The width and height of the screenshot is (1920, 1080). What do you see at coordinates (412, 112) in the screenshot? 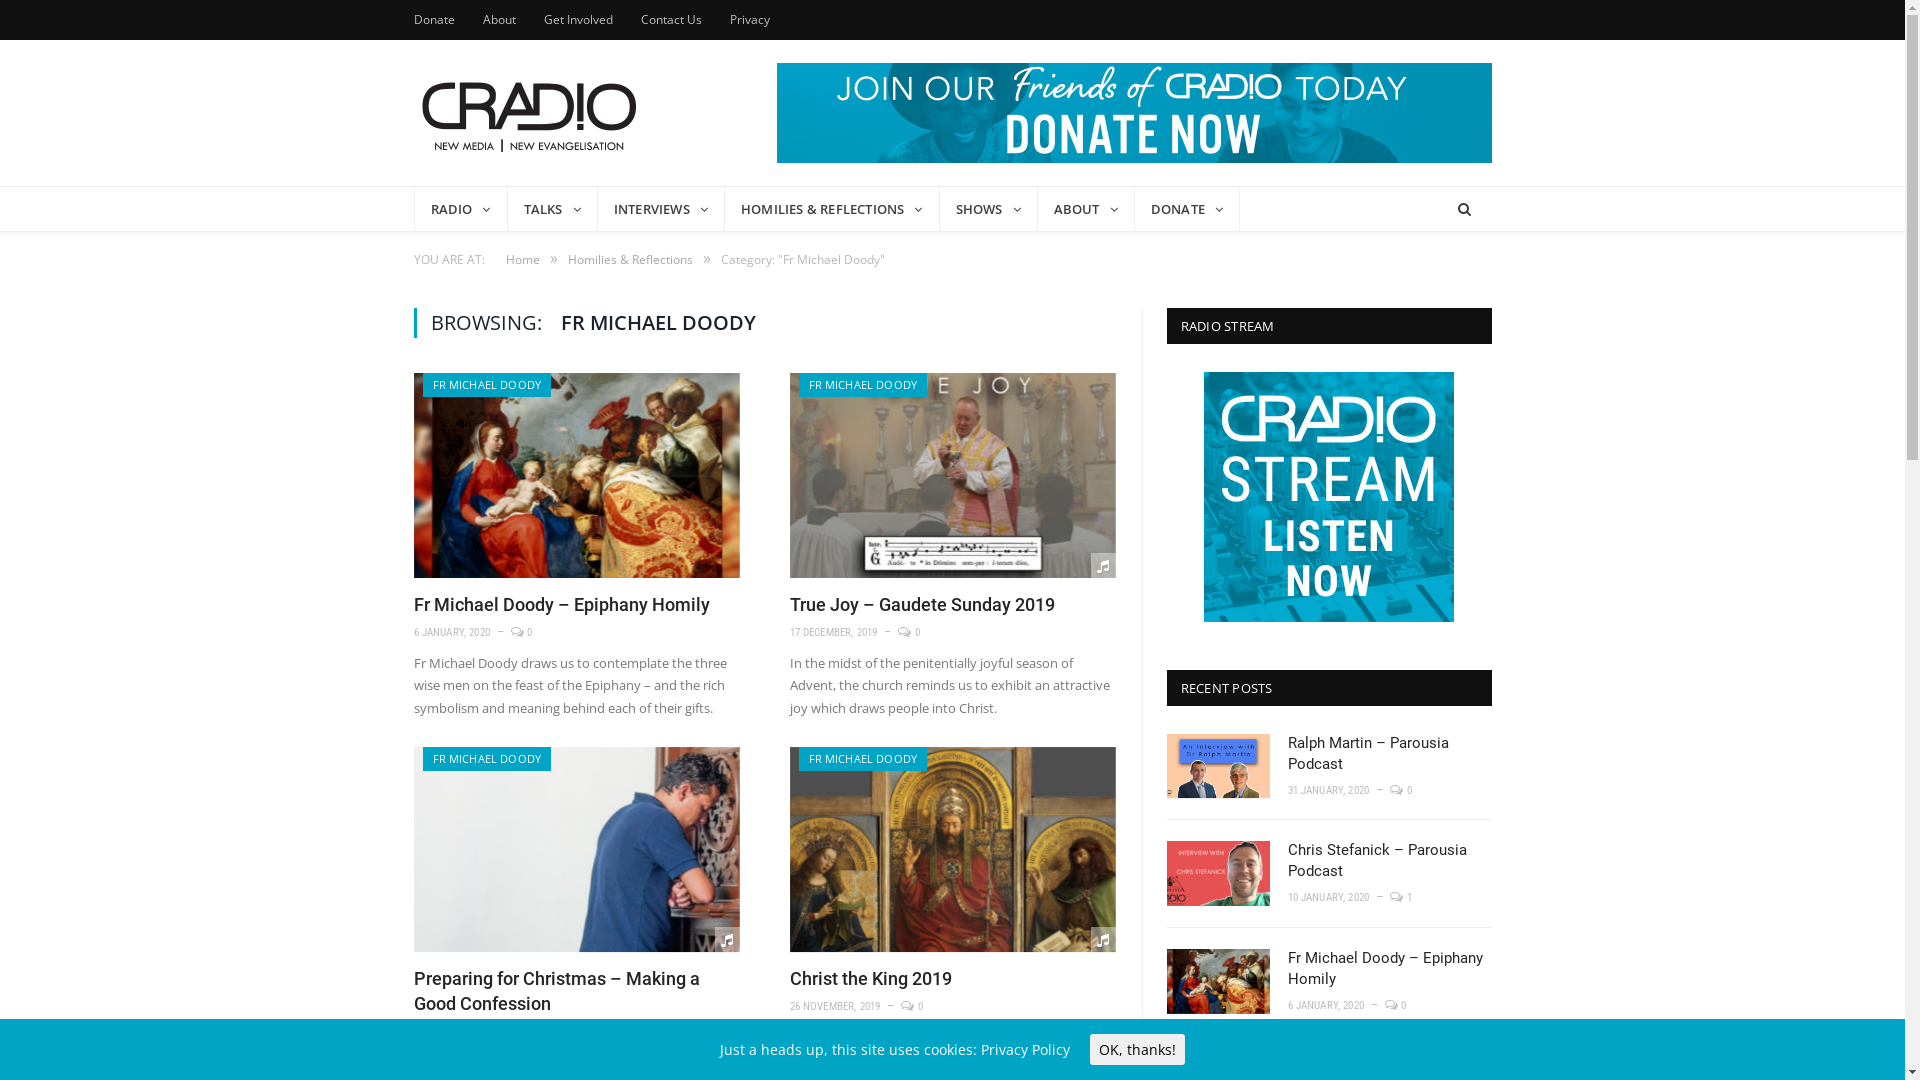
I see `'Cradio'` at bounding box center [412, 112].